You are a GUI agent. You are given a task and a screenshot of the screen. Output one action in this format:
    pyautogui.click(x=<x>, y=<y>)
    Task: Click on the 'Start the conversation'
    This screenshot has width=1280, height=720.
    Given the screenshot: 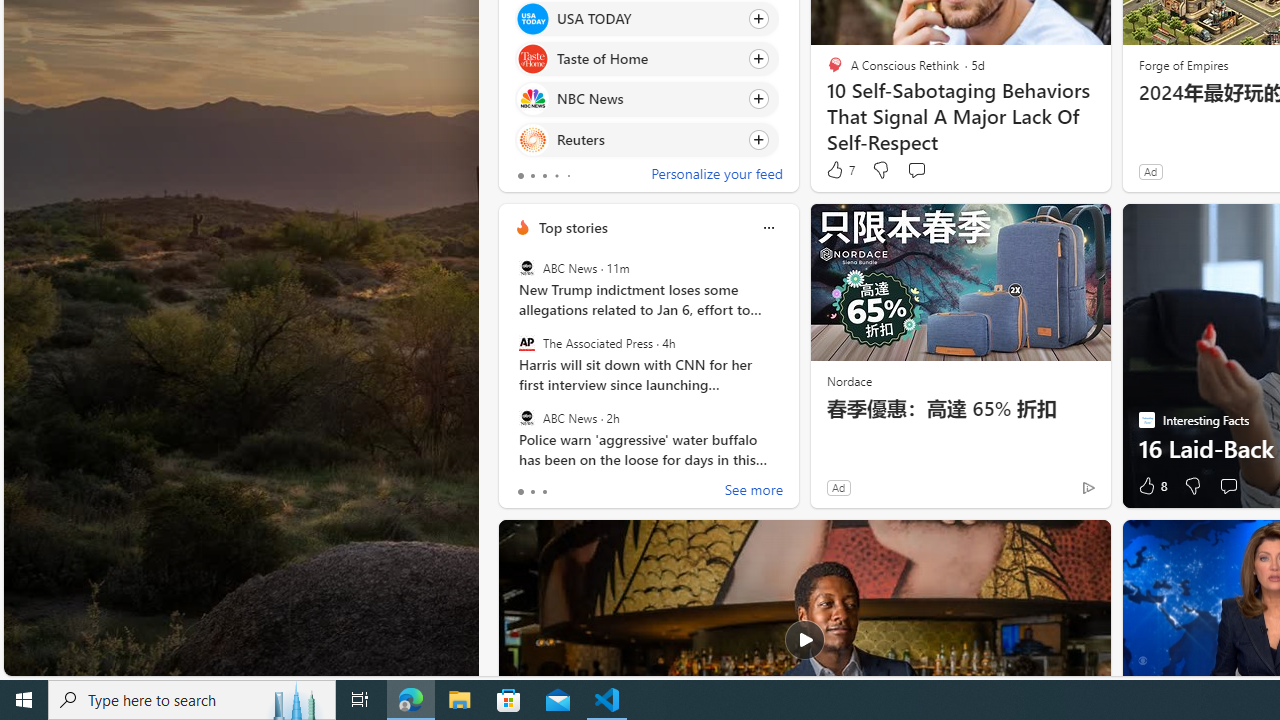 What is the action you would take?
    pyautogui.click(x=1227, y=486)
    